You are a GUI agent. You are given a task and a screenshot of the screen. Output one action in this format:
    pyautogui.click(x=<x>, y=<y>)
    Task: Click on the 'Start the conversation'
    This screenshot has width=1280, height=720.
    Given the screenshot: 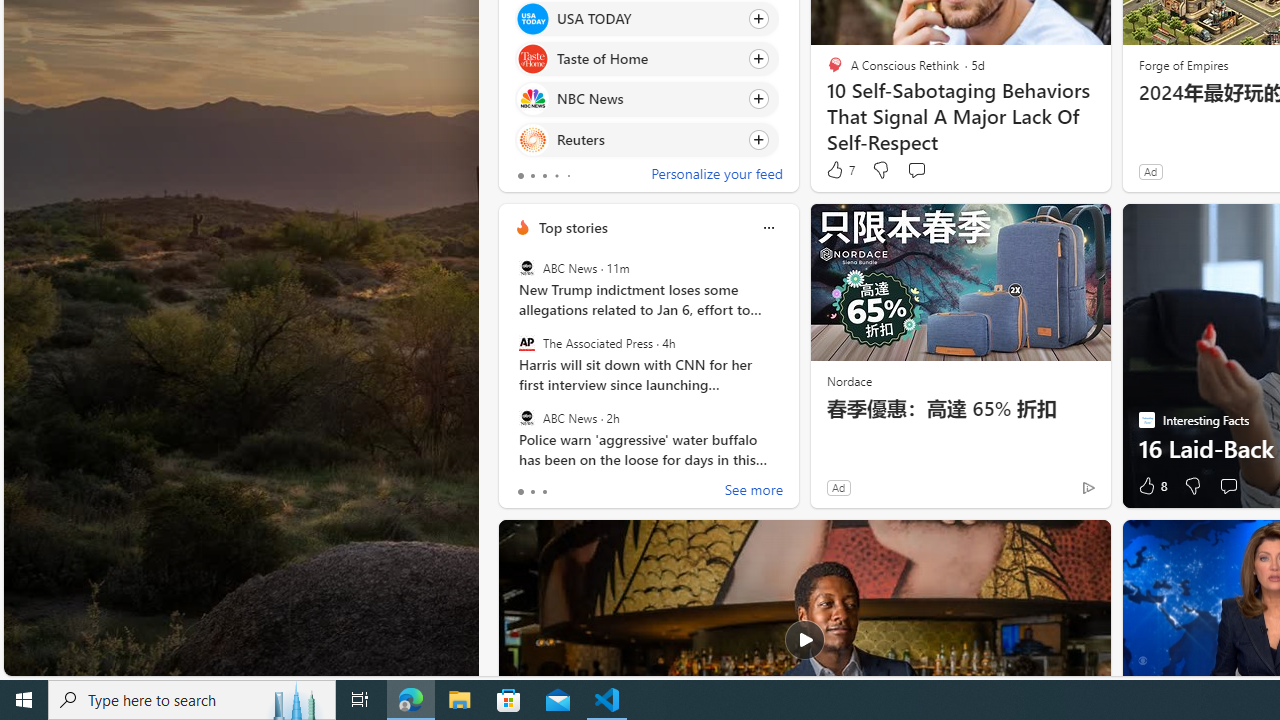 What is the action you would take?
    pyautogui.click(x=1227, y=486)
    